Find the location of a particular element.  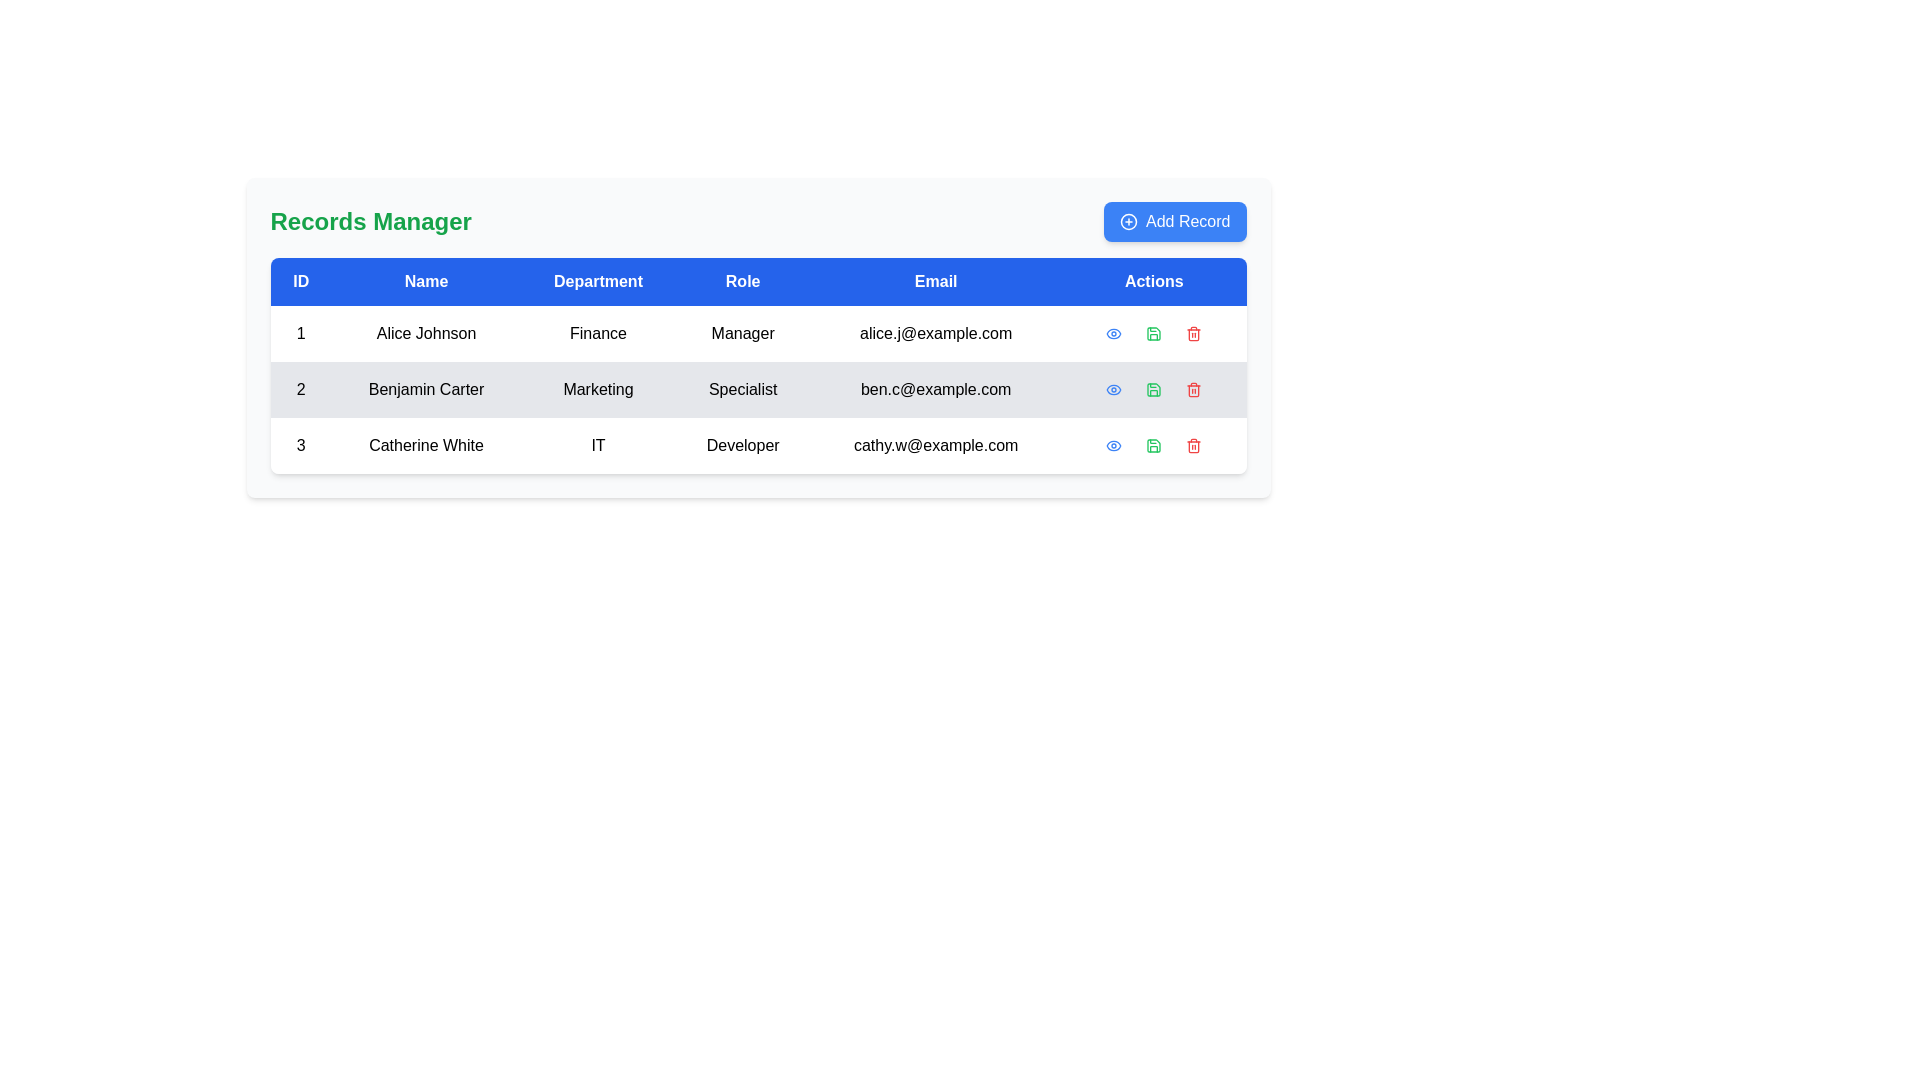

the circular eye icon with a blue outline in the 'Actions' column, third row associated with user 'Catherine White' is located at coordinates (1113, 389).